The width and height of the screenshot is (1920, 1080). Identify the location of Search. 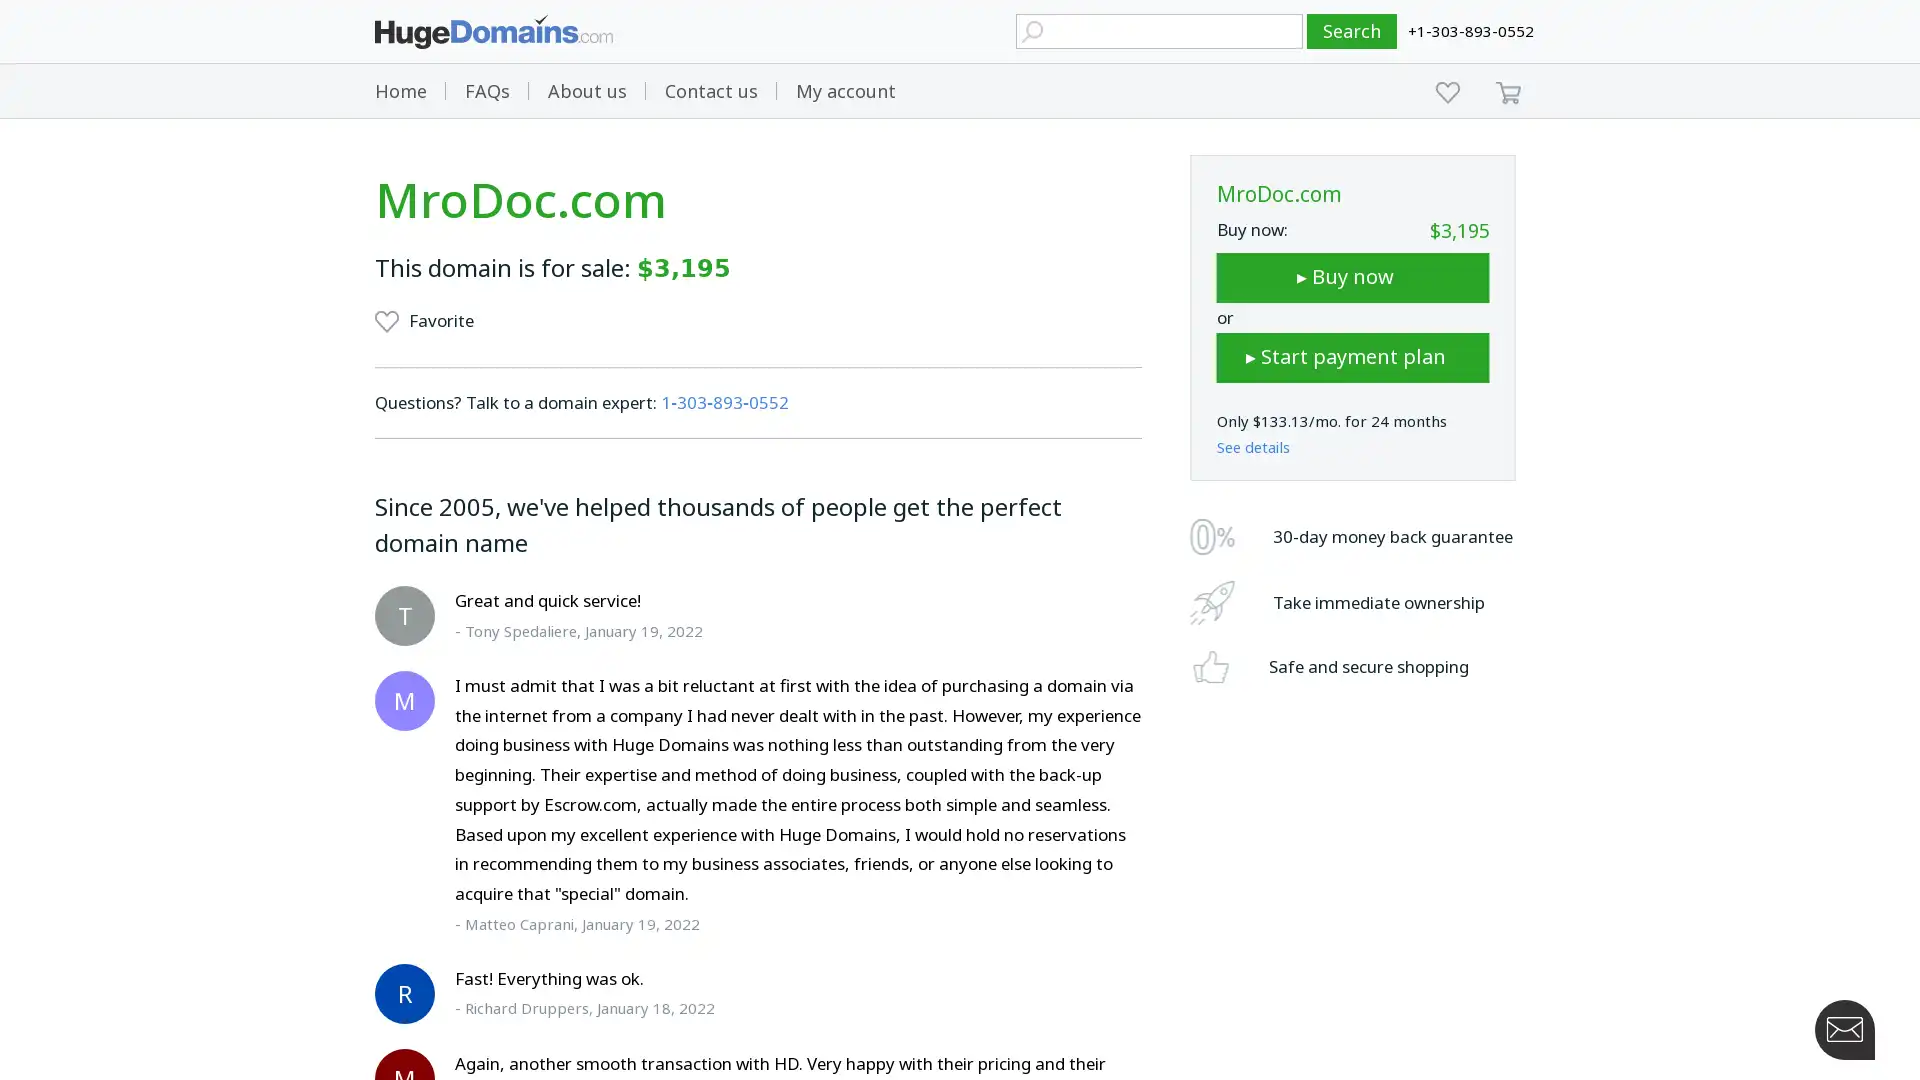
(1352, 31).